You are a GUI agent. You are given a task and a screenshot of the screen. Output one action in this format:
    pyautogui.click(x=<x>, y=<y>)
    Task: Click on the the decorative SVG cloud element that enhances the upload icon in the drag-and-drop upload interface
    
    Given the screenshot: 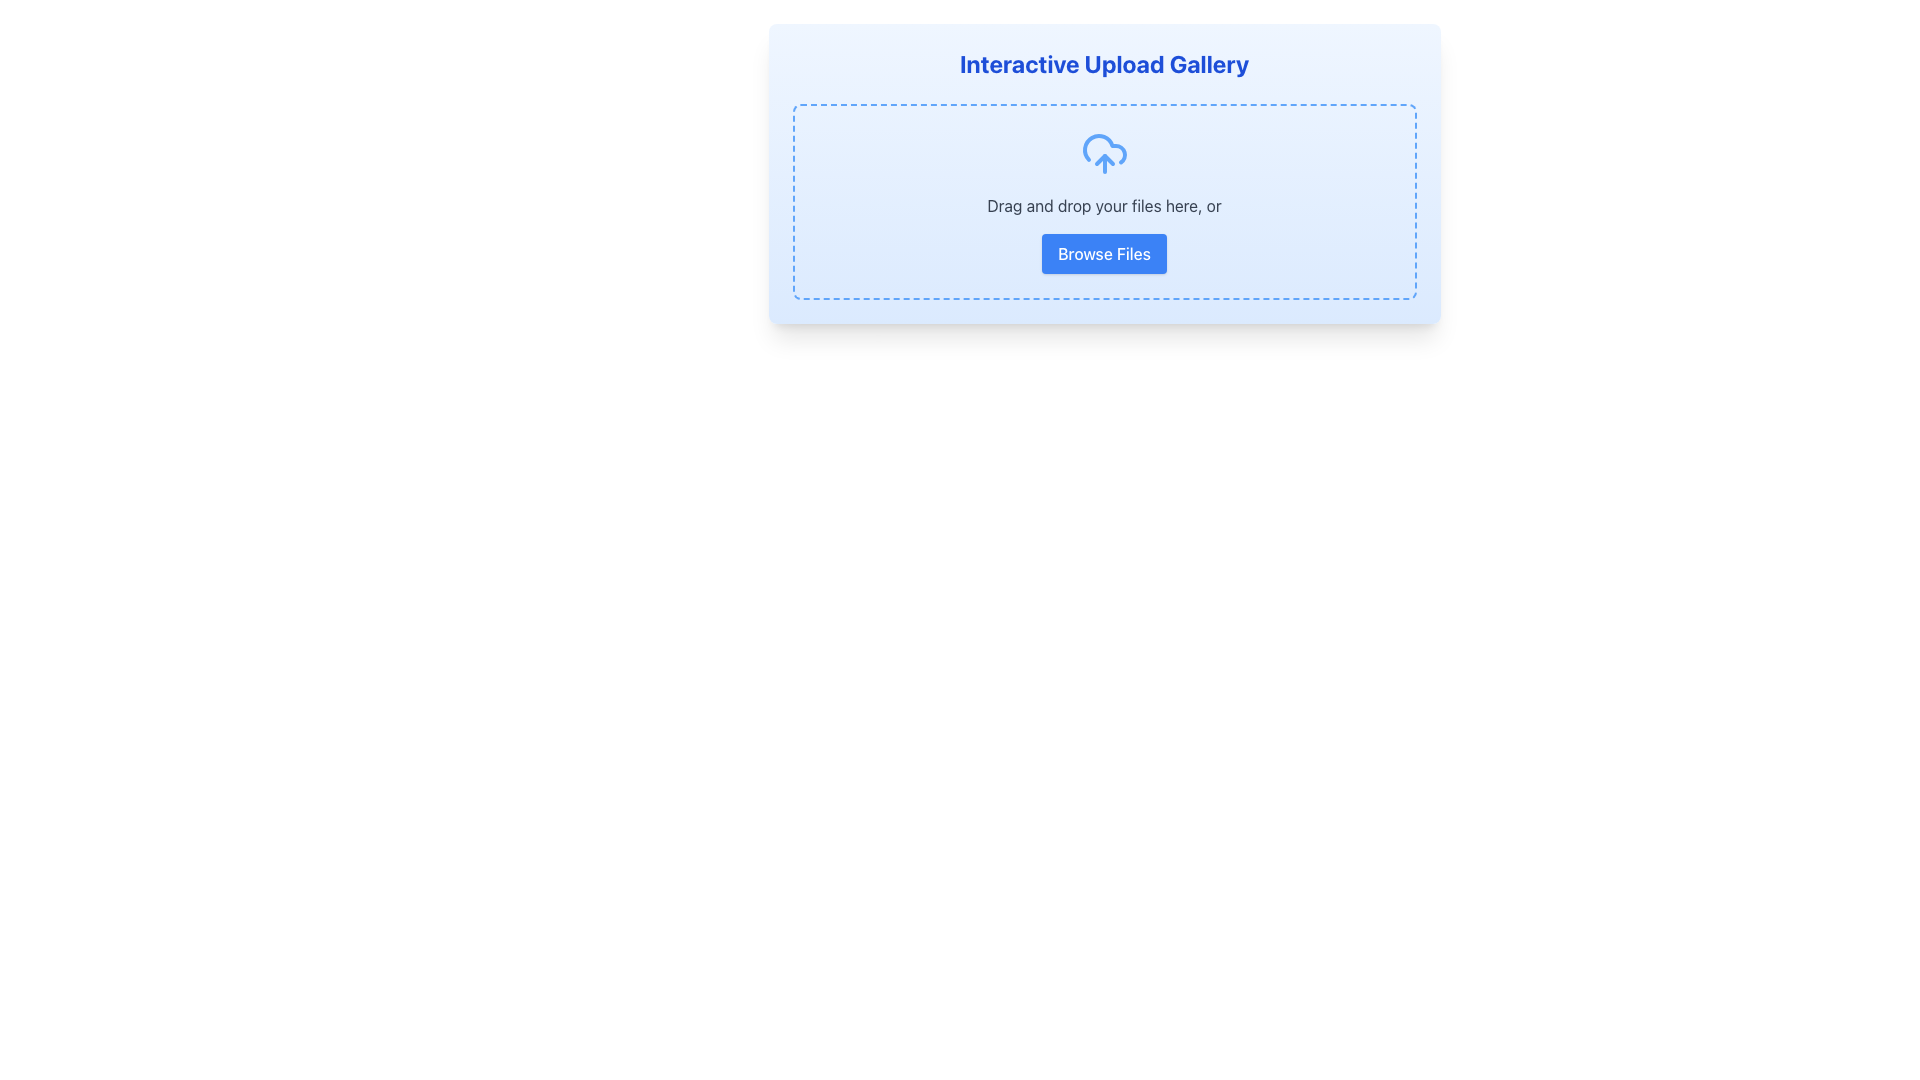 What is the action you would take?
    pyautogui.click(x=1103, y=148)
    